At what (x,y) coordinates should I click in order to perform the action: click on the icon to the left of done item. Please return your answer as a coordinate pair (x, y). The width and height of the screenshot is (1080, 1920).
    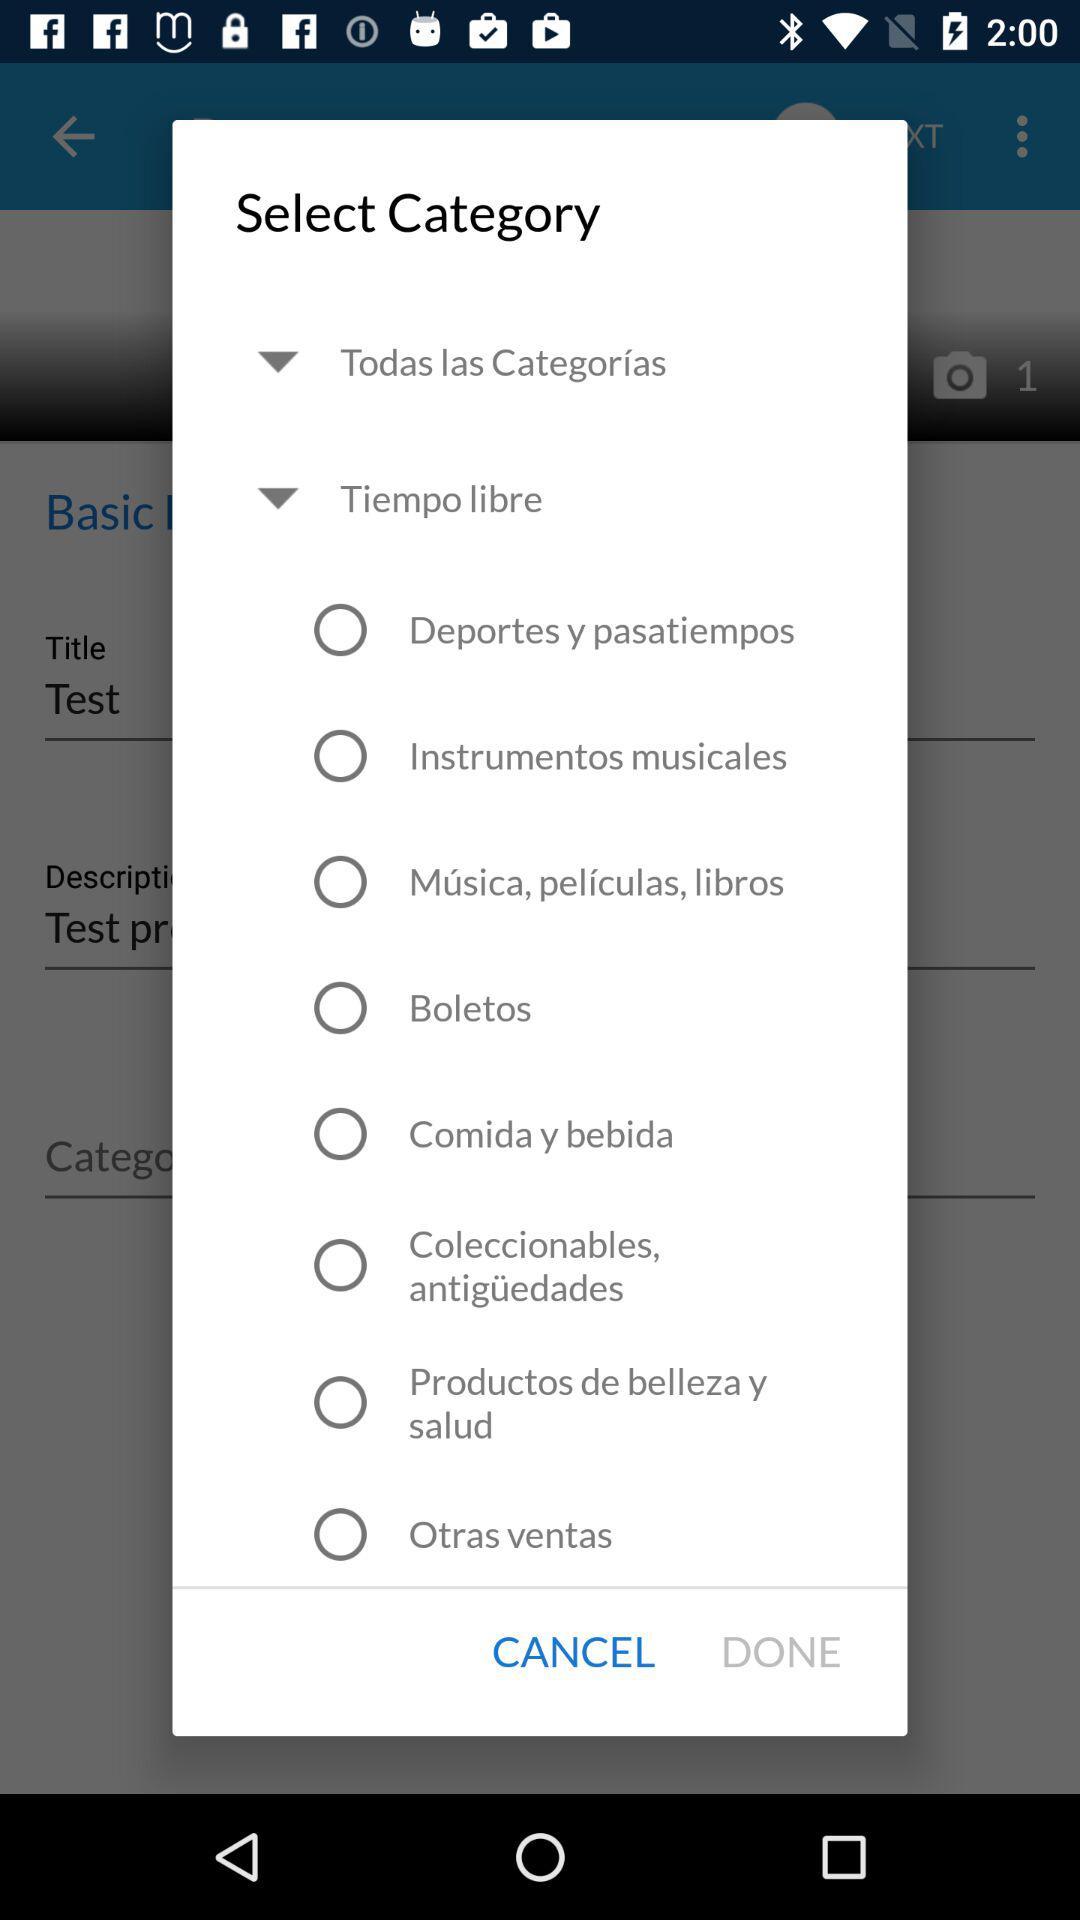
    Looking at the image, I should click on (573, 1652).